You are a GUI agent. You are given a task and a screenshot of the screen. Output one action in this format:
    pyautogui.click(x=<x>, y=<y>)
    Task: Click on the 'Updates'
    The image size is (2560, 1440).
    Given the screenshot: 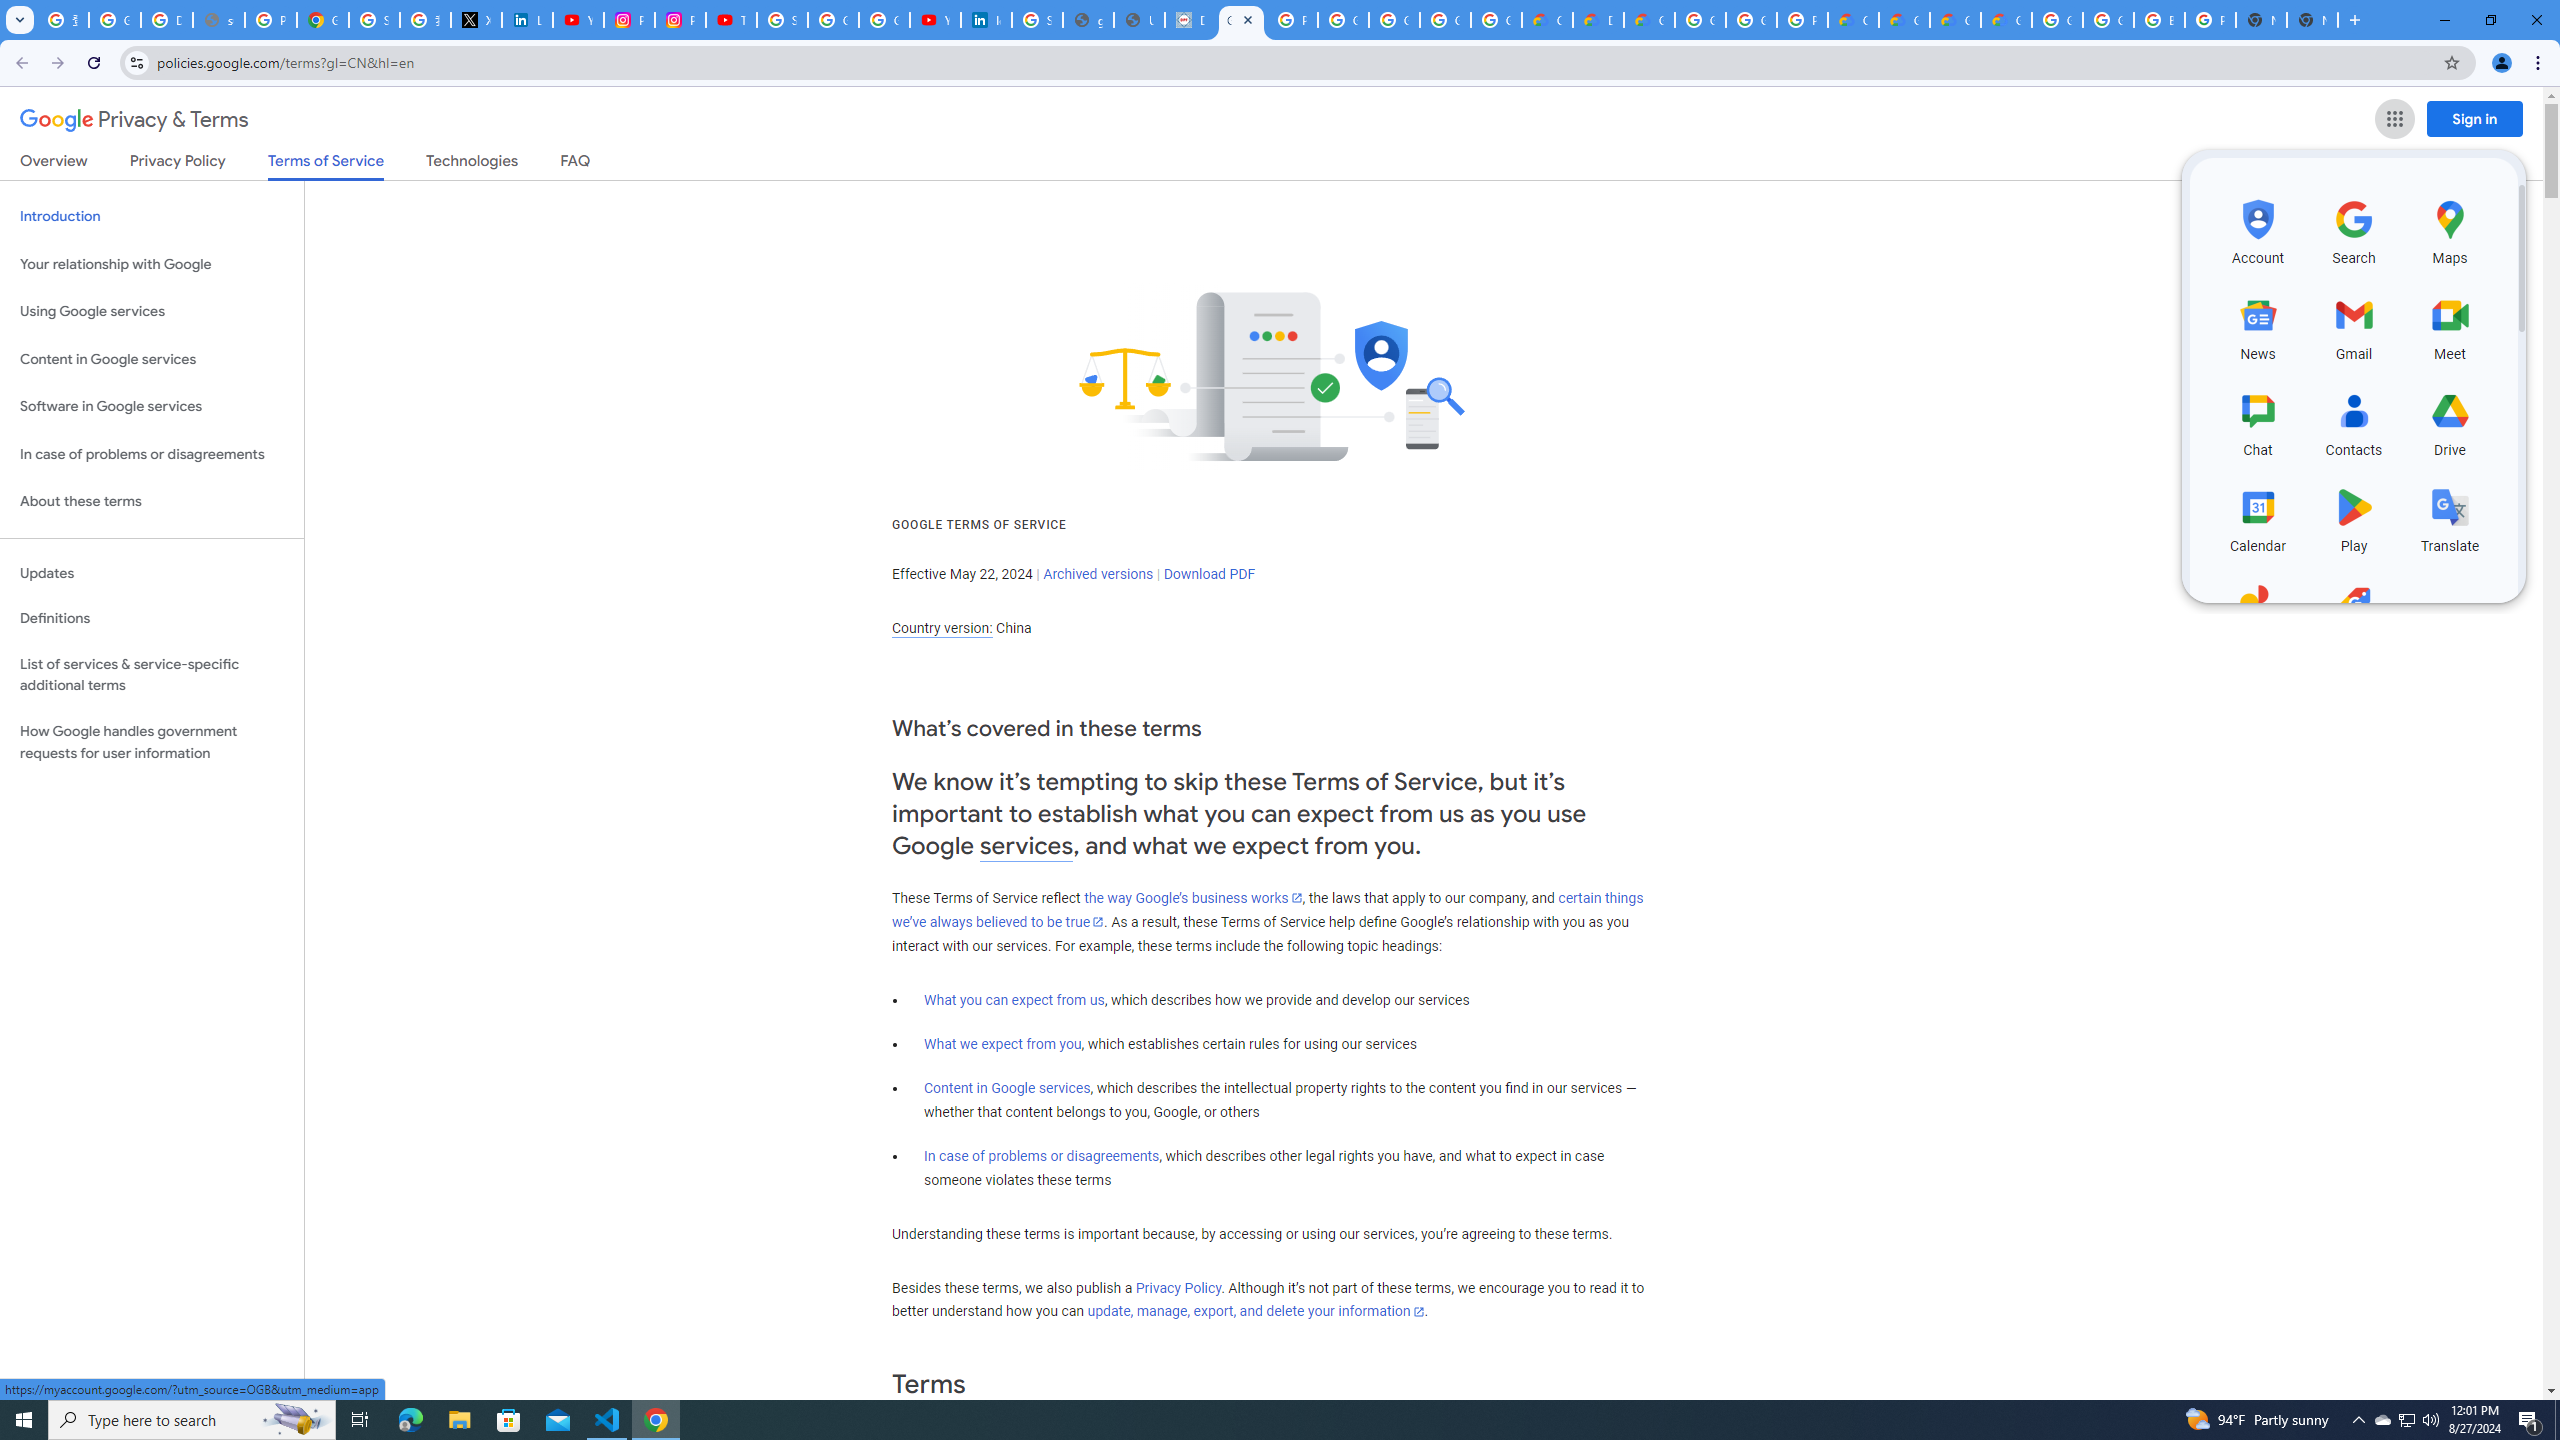 What is the action you would take?
    pyautogui.click(x=151, y=572)
    